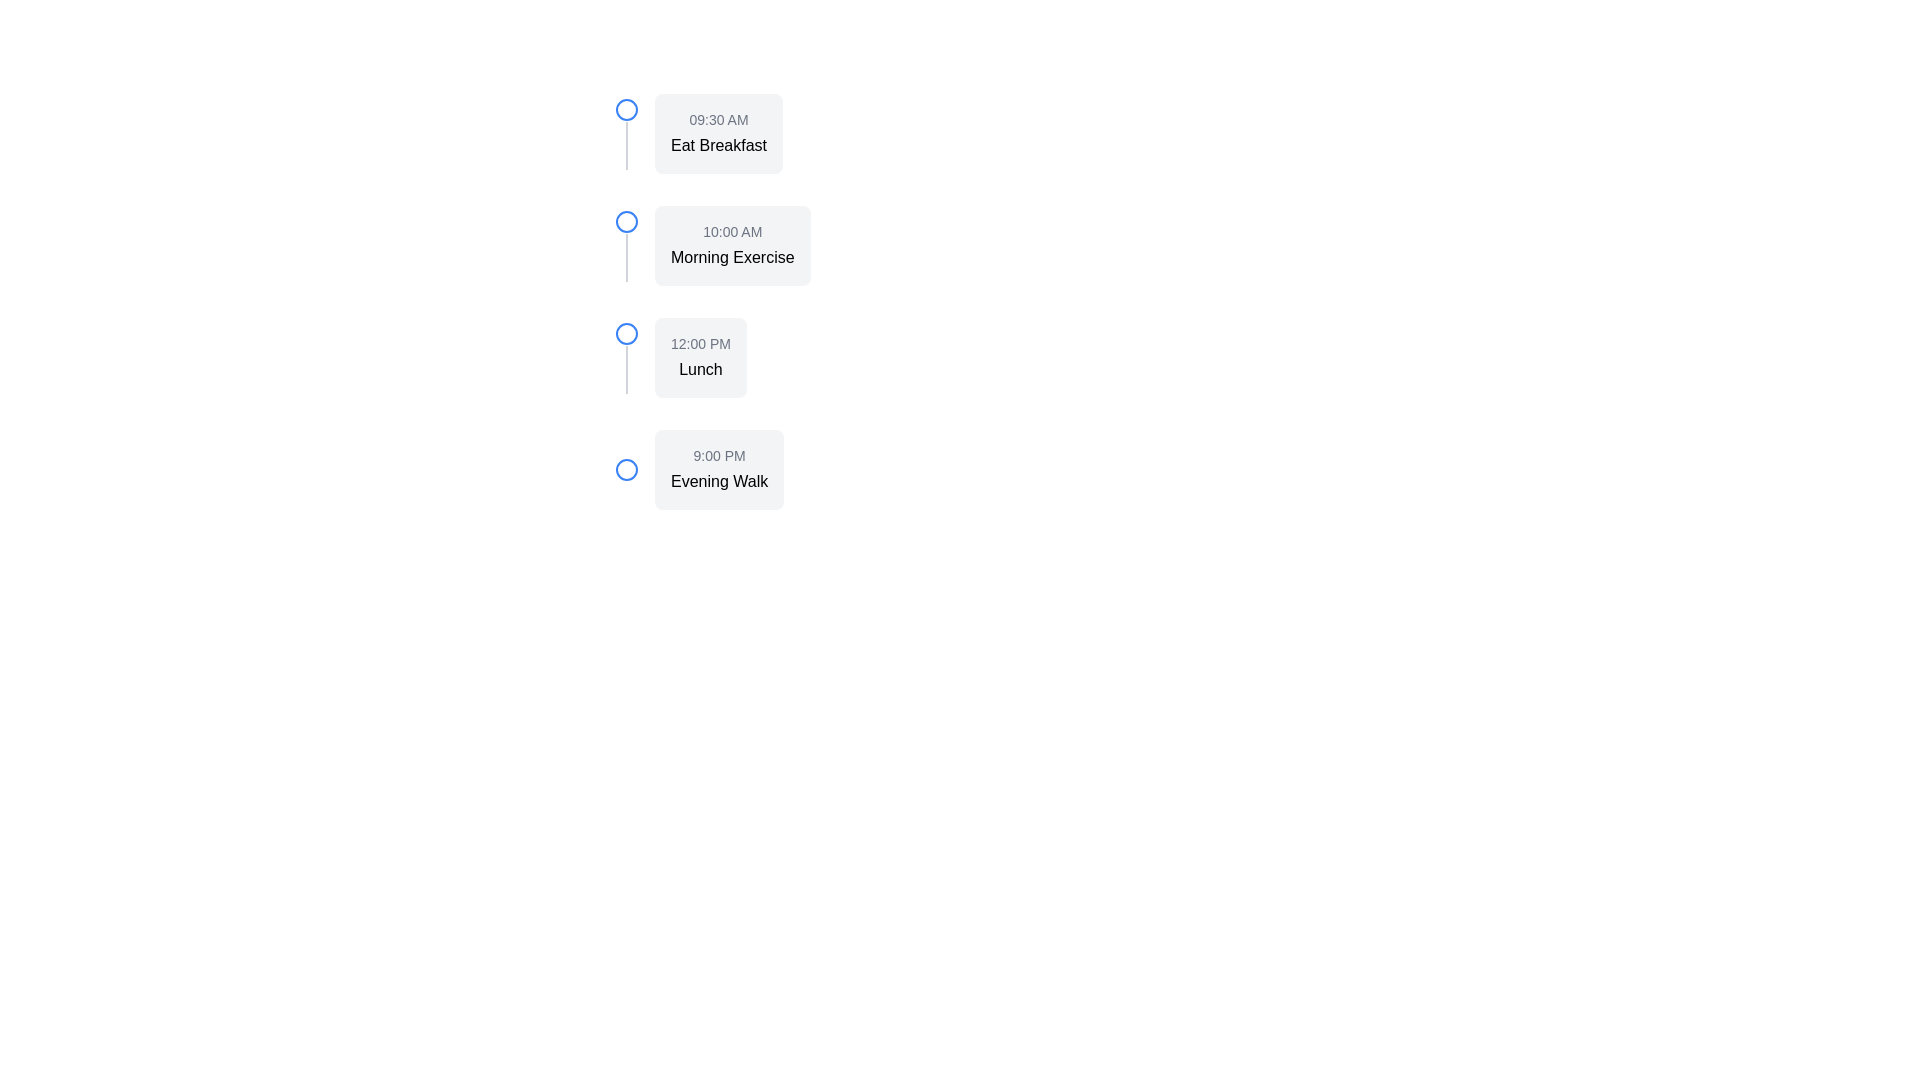 The width and height of the screenshot is (1920, 1080). I want to click on the fourth circular marker in the vertical timeline next to the '9:00 PM Evening Walk' label, so click(626, 470).